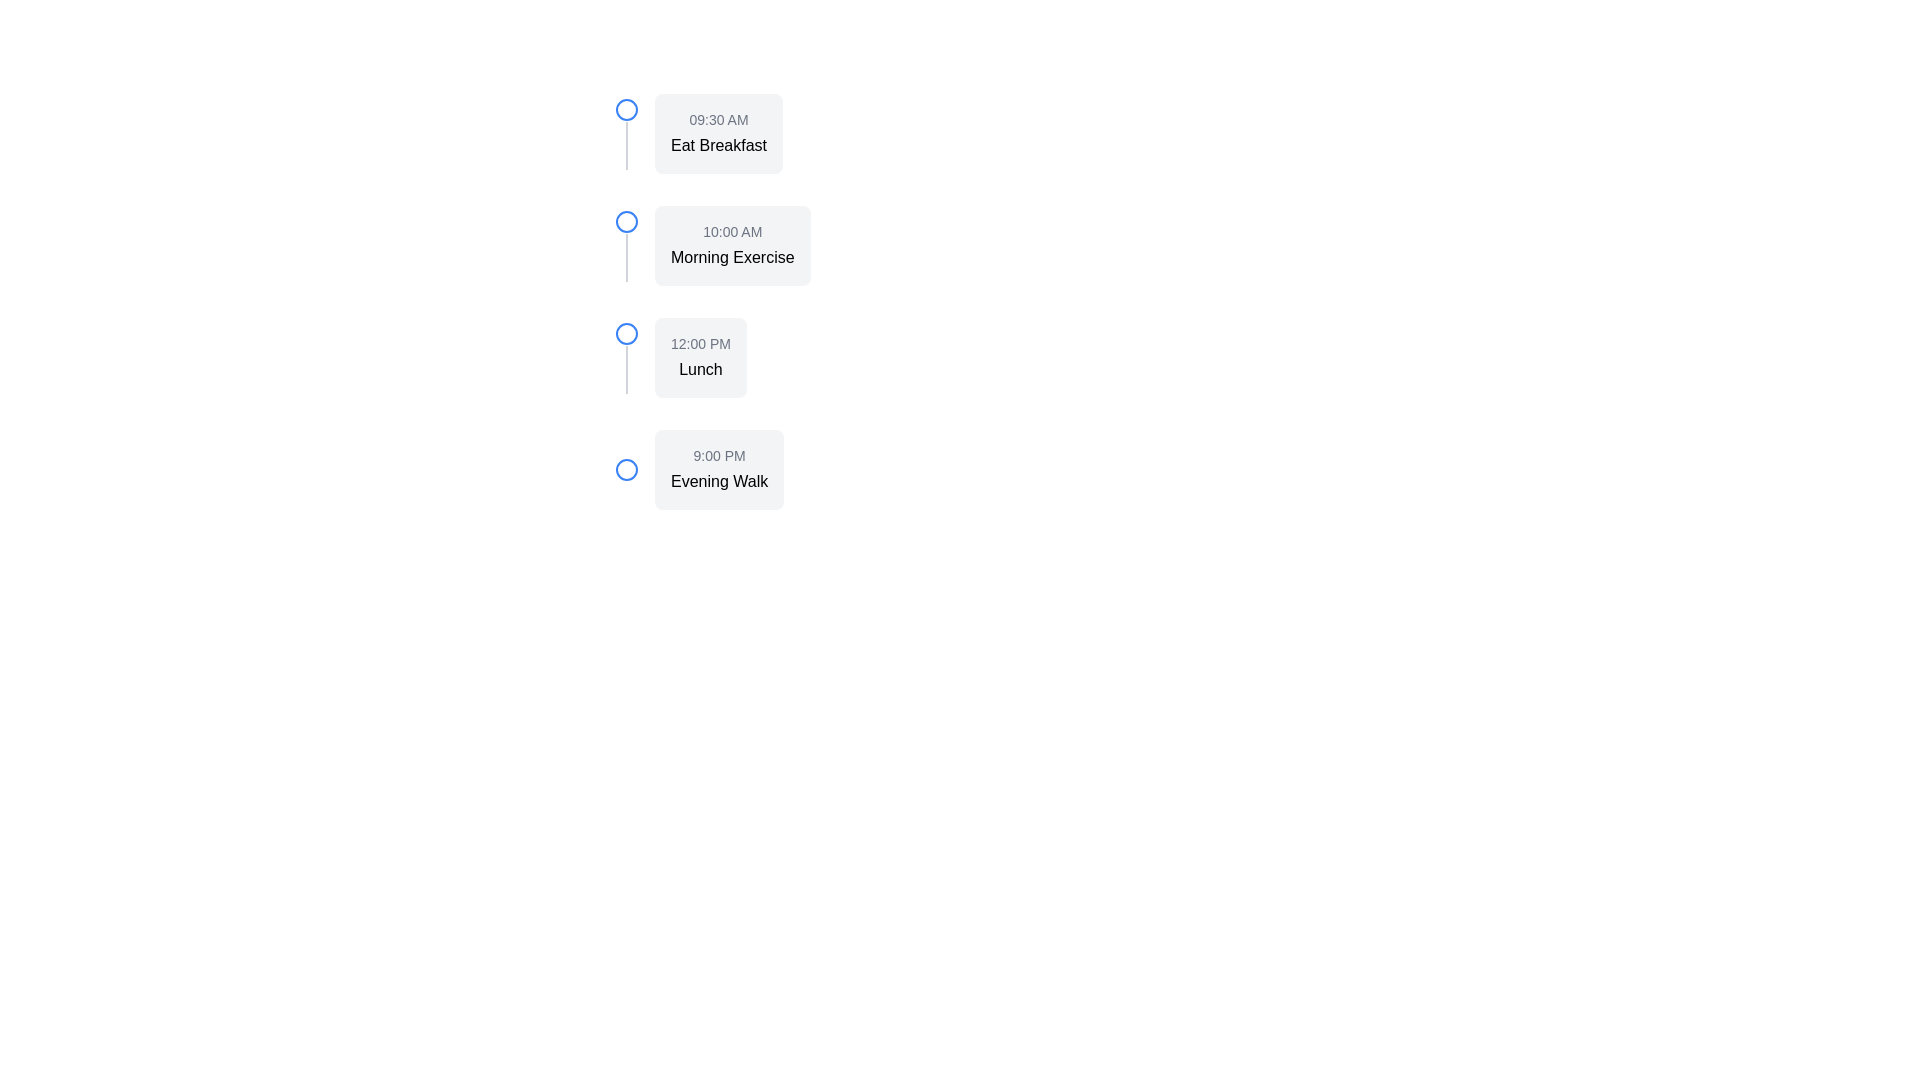 The width and height of the screenshot is (1920, 1080). I want to click on the fourth circular marker in the vertical timeline next to the '9:00 PM Evening Walk' label, so click(626, 470).